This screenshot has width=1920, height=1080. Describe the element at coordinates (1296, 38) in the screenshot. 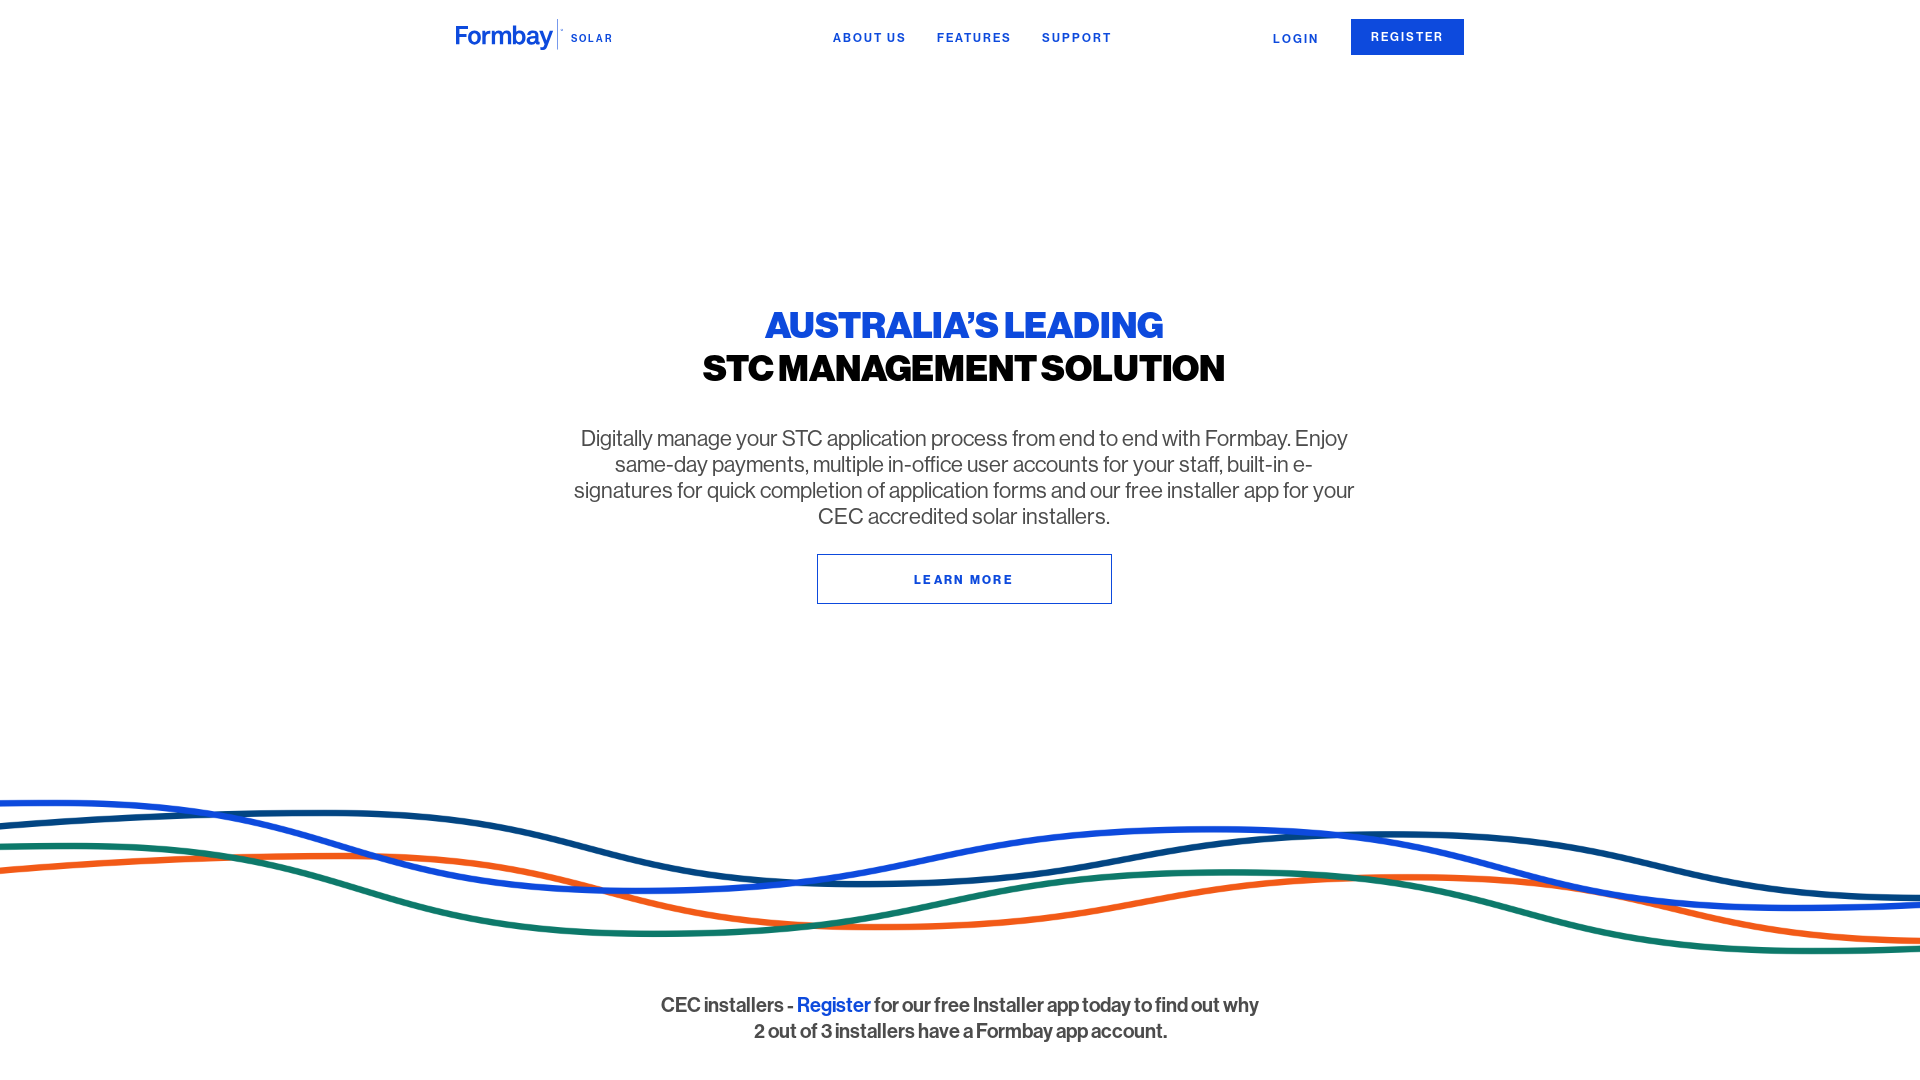

I see `'LOGIN'` at that location.